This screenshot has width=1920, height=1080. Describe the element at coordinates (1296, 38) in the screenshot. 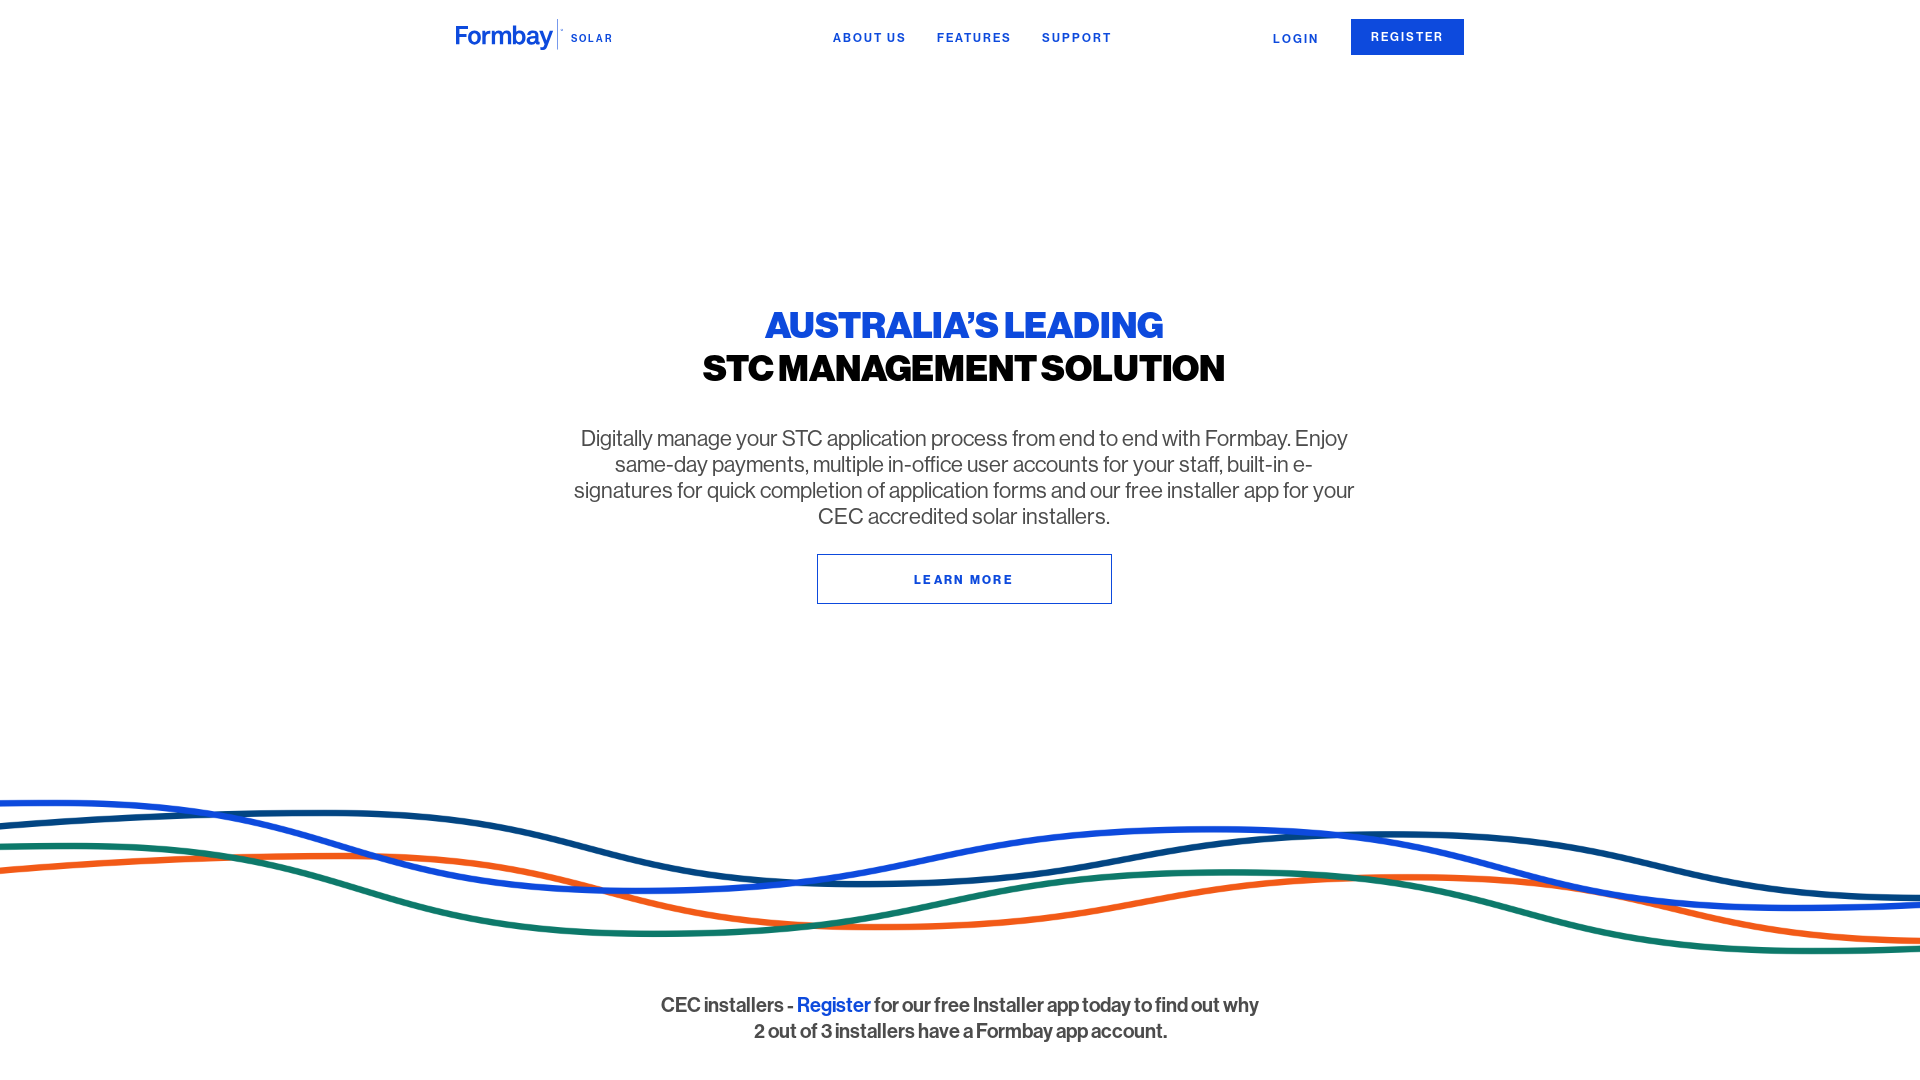

I see `'LOGIN'` at that location.